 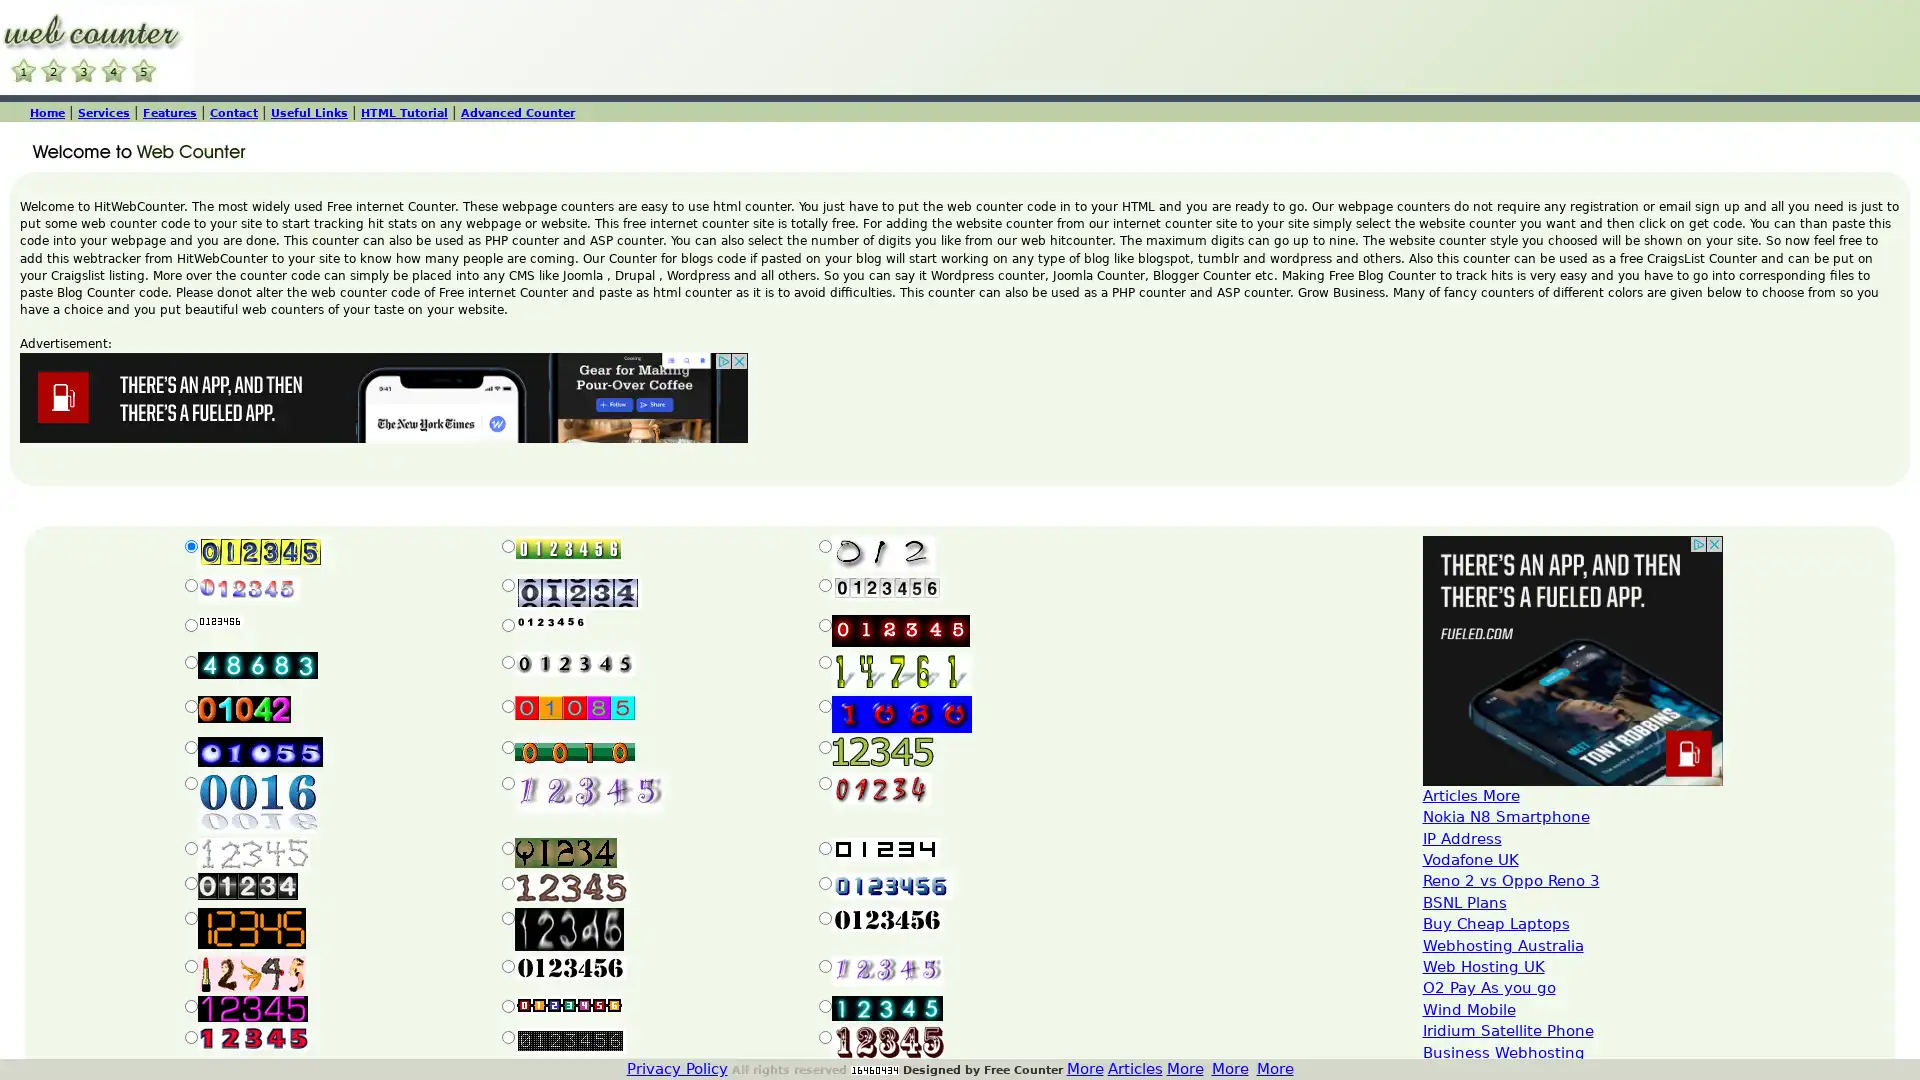 What do you see at coordinates (880, 786) in the screenshot?
I see `Submit` at bounding box center [880, 786].